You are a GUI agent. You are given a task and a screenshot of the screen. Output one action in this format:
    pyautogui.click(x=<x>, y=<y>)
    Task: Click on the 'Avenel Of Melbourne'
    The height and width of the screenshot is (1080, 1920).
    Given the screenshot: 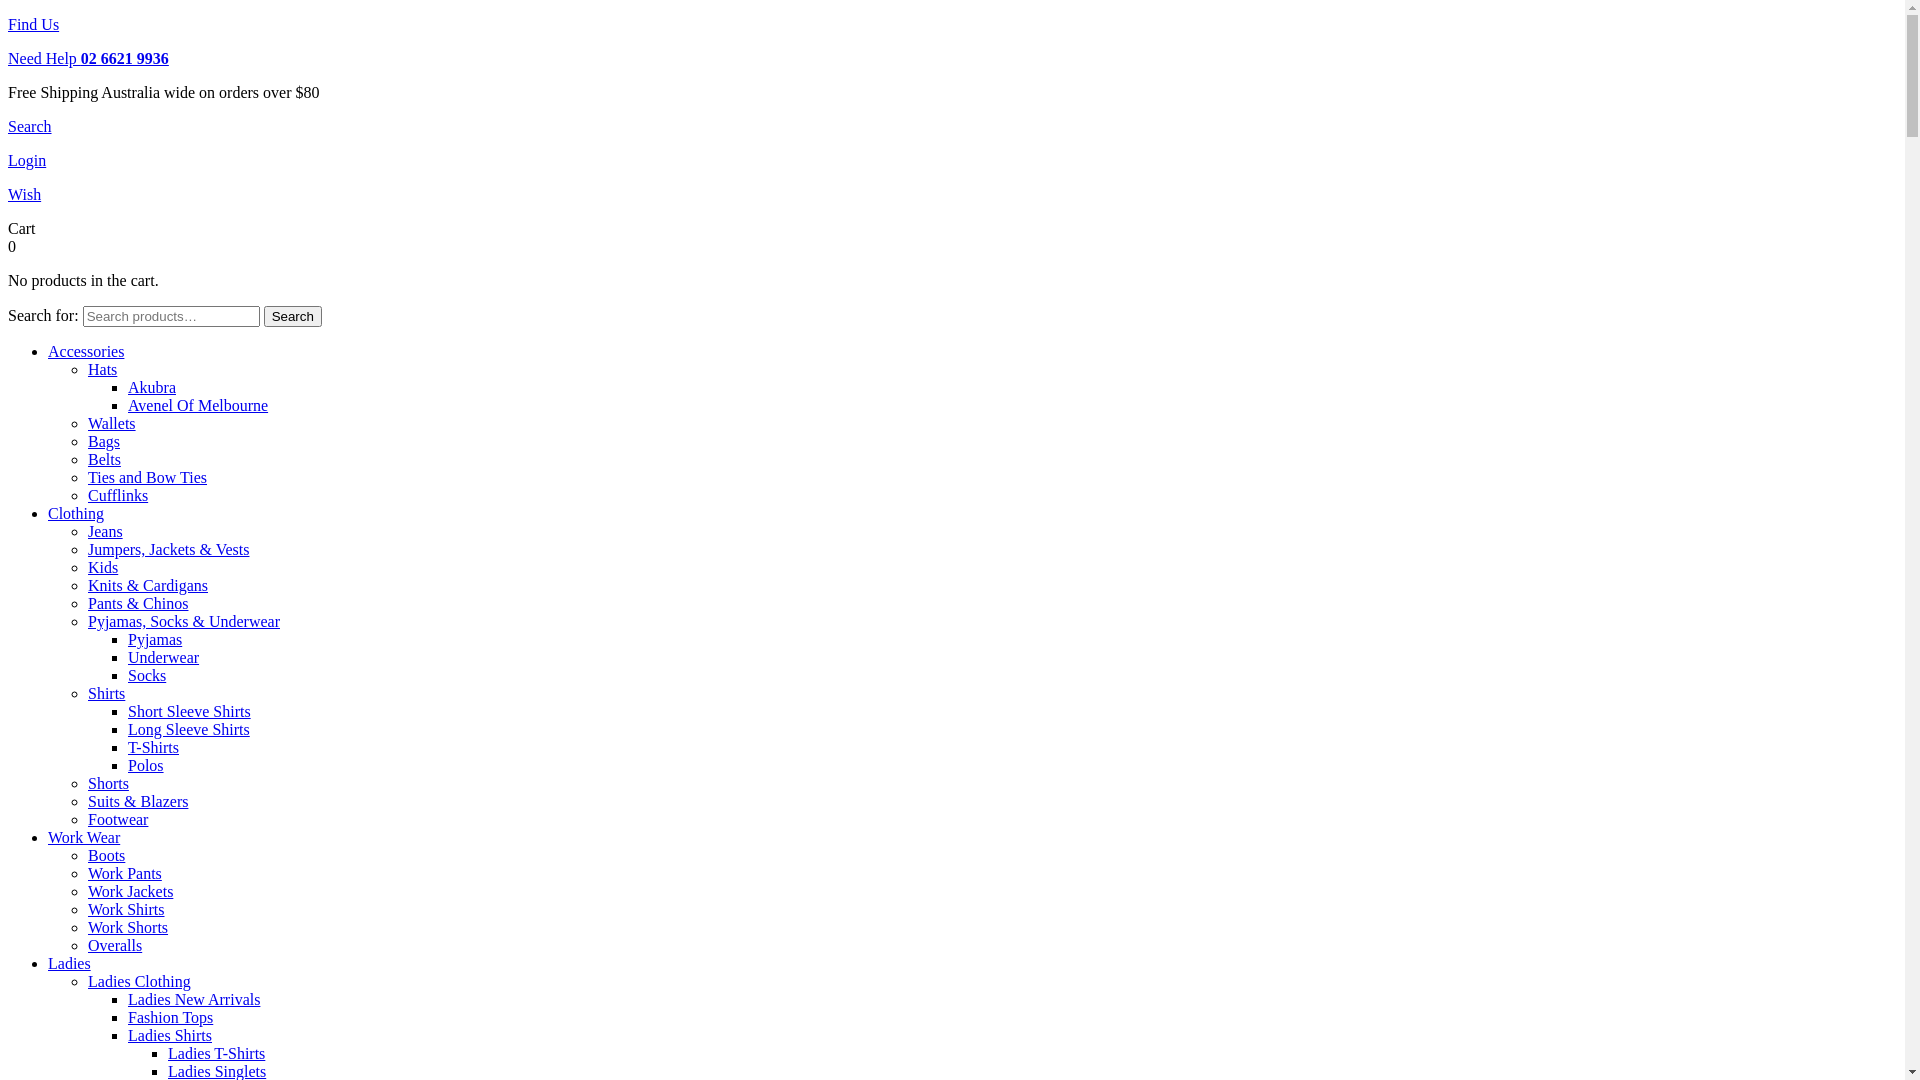 What is the action you would take?
    pyautogui.click(x=197, y=405)
    